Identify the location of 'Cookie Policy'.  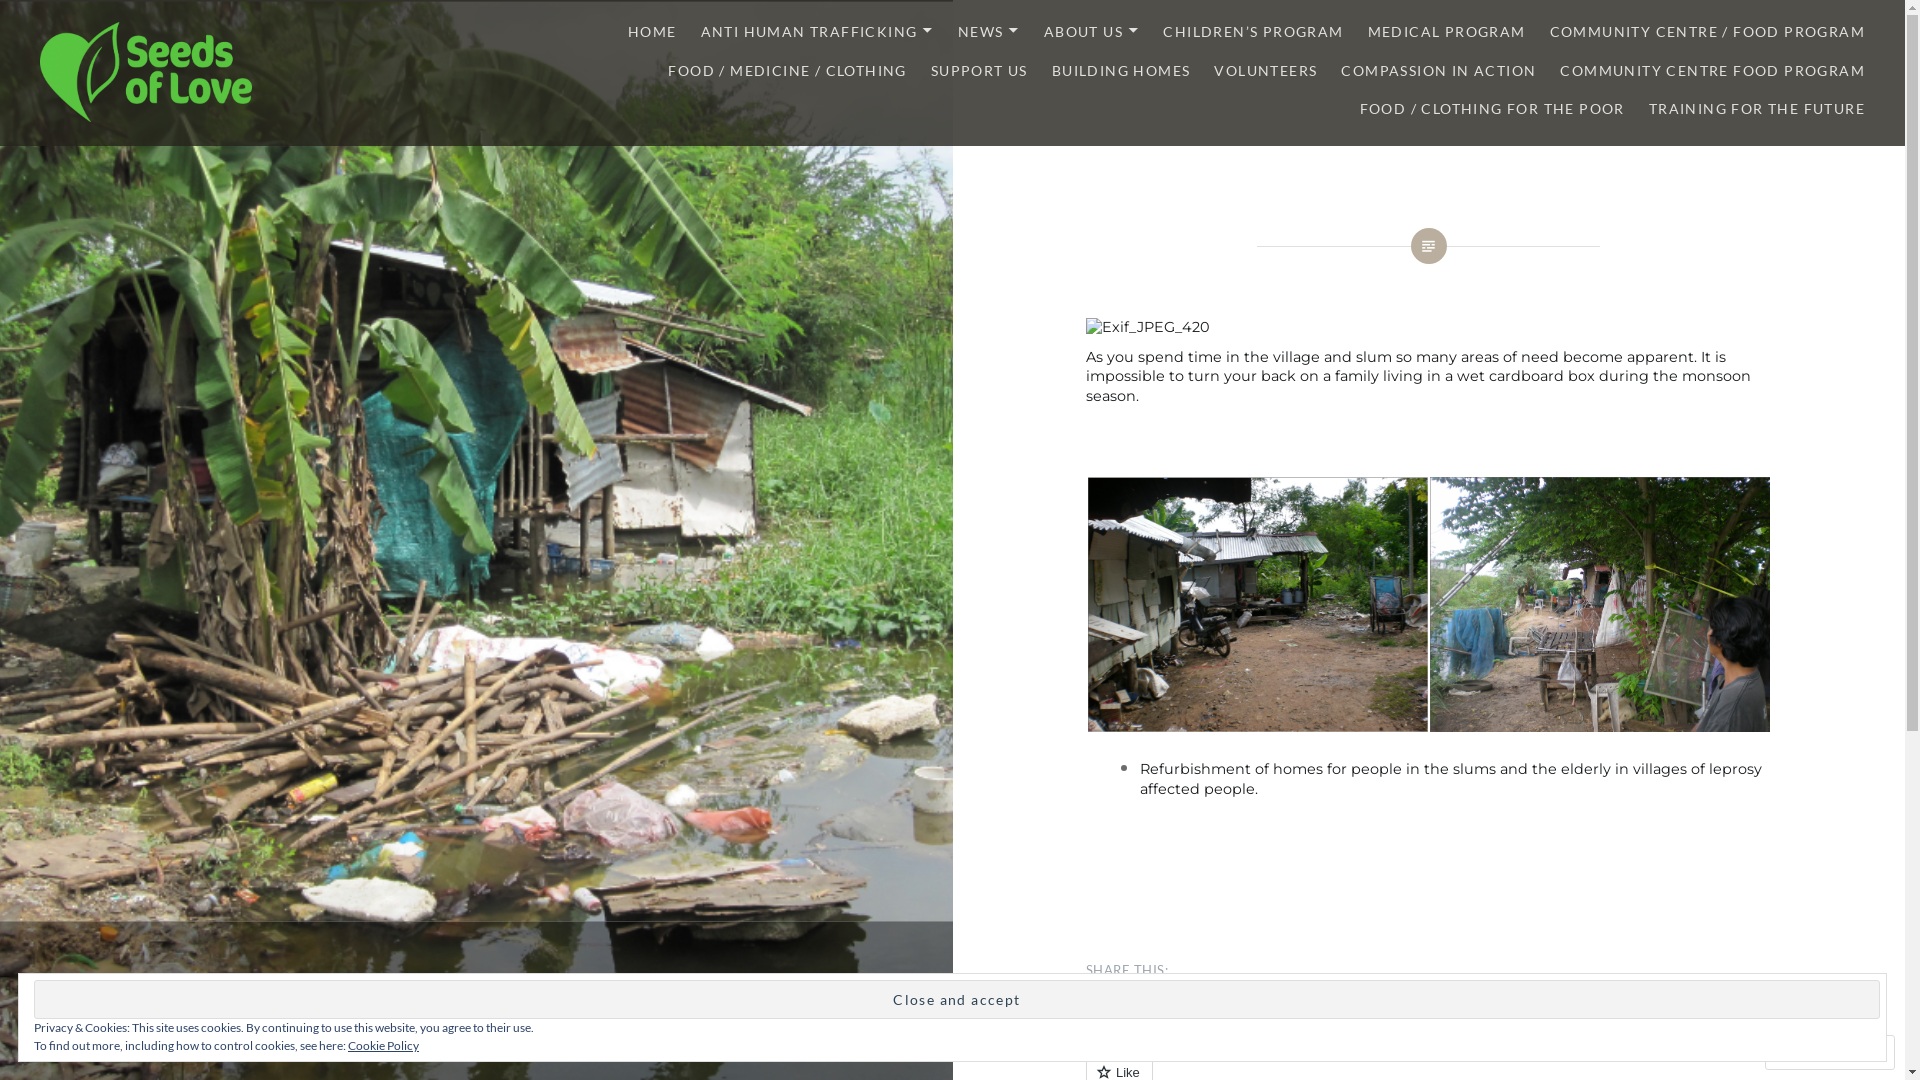
(383, 1044).